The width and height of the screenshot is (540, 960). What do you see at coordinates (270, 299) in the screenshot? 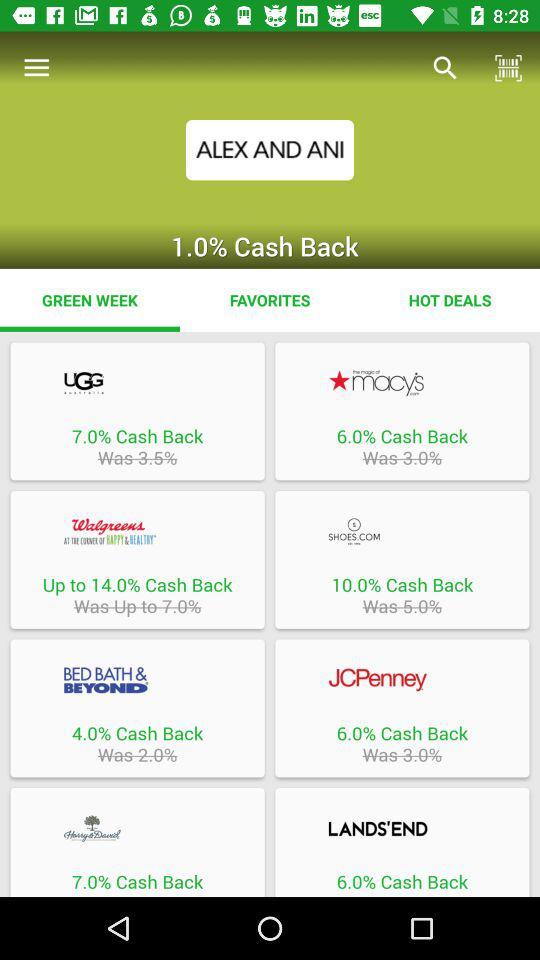
I see `icon next to hot deals icon` at bounding box center [270, 299].